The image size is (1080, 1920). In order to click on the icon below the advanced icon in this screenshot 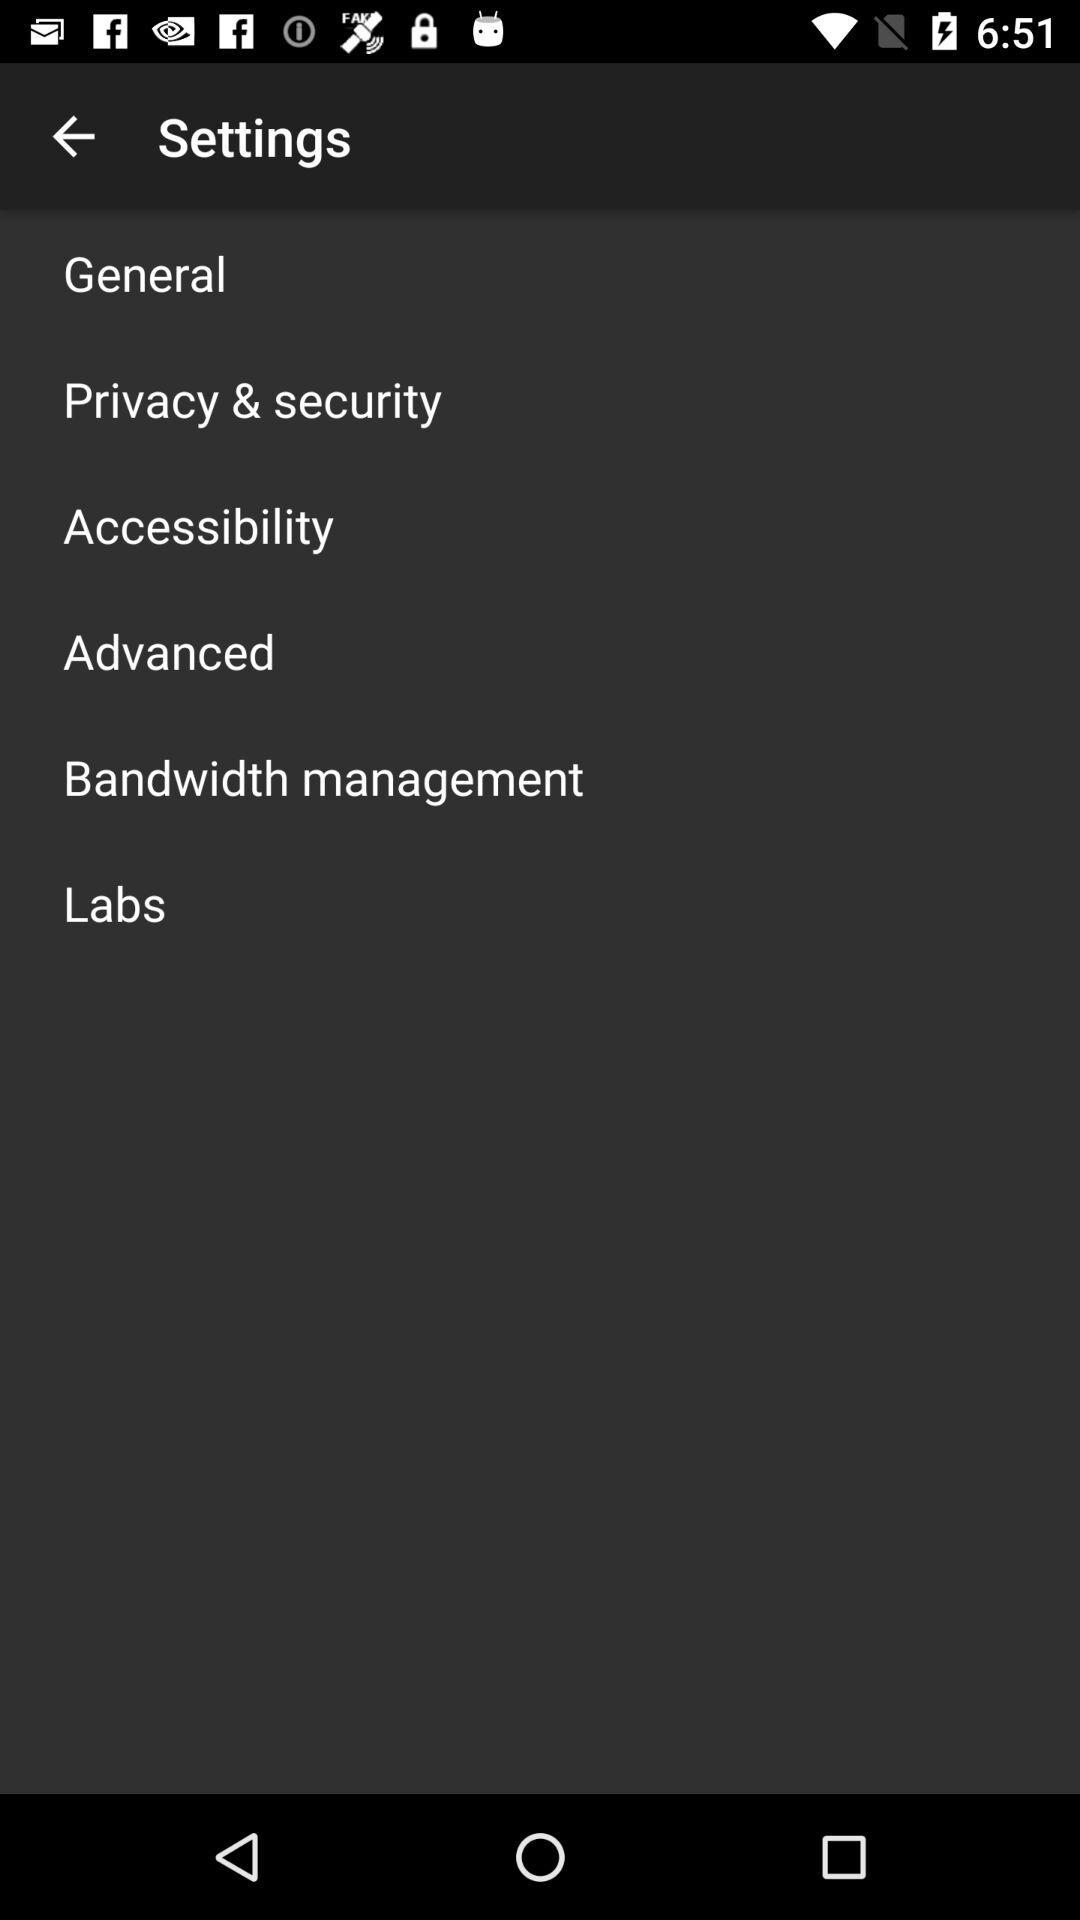, I will do `click(322, 776)`.